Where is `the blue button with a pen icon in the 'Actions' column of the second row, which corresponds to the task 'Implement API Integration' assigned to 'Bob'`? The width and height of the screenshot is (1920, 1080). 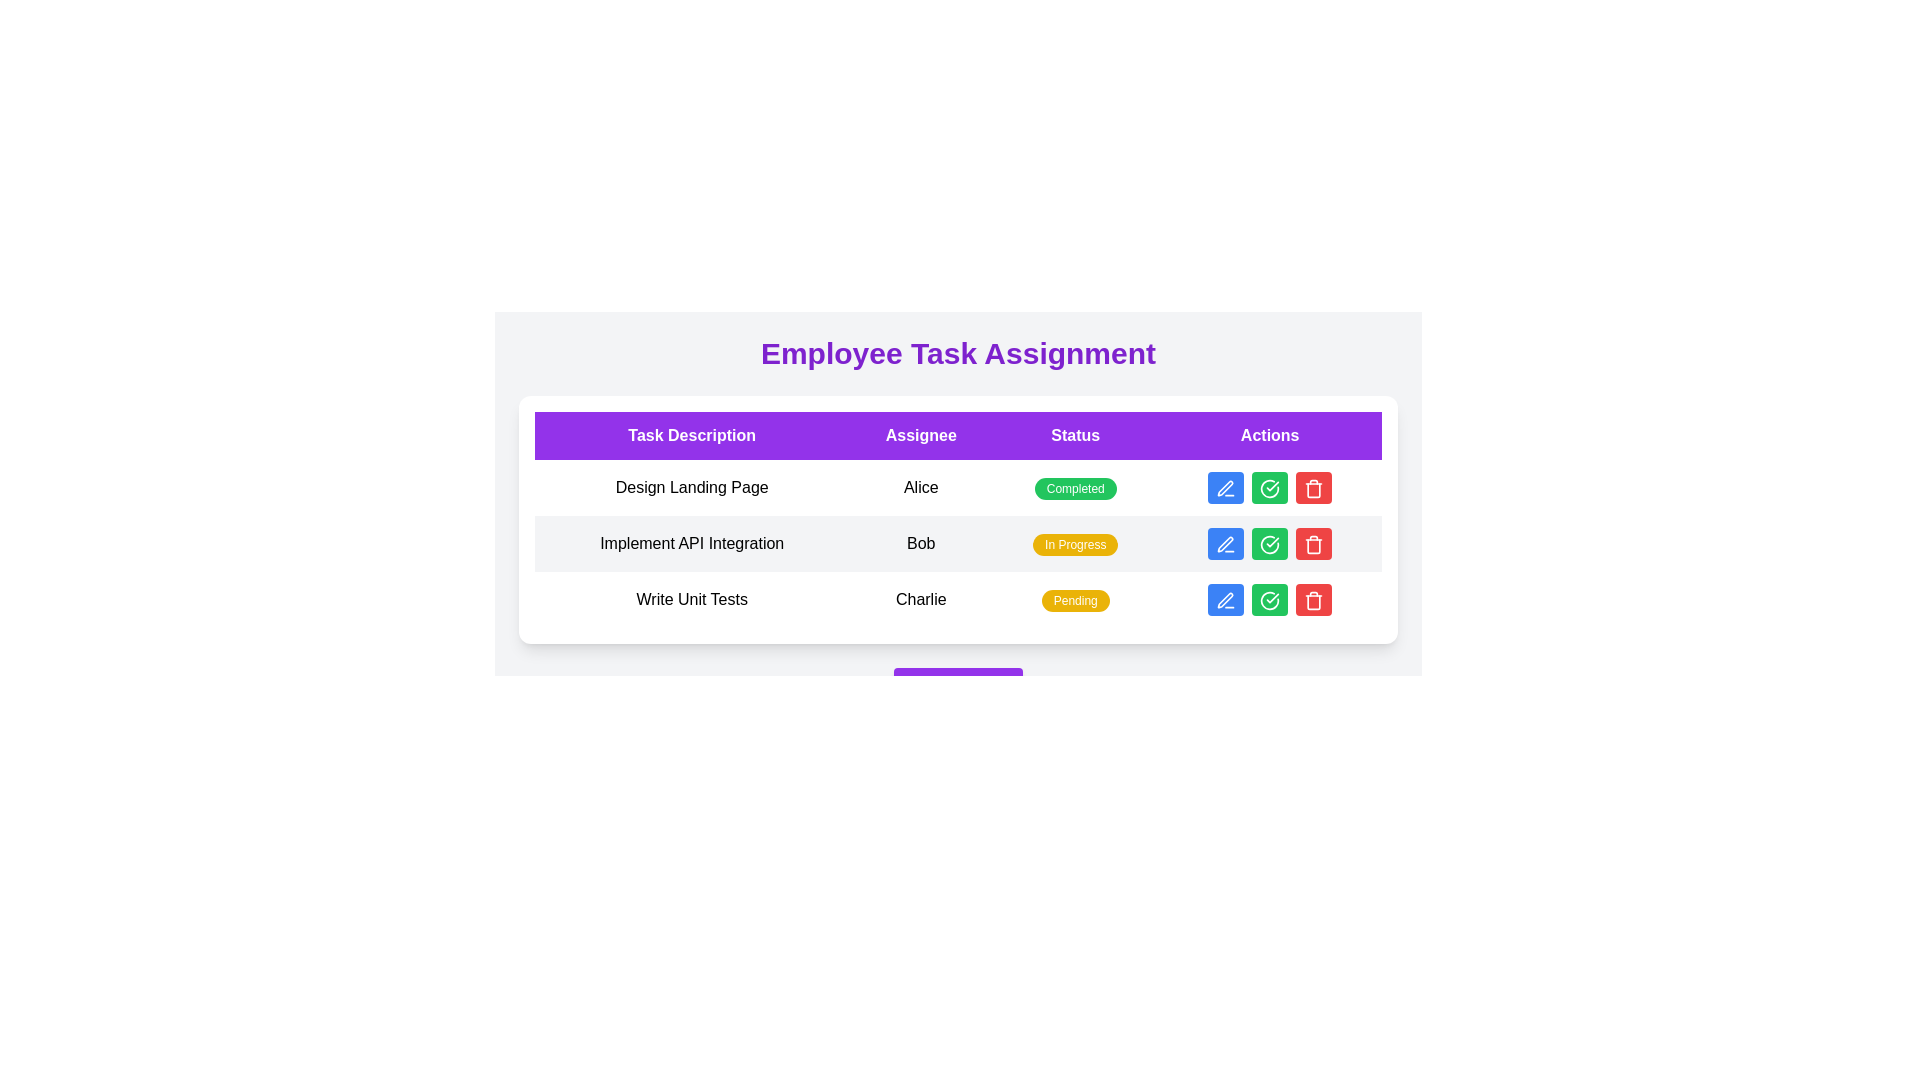 the blue button with a pen icon in the 'Actions' column of the second row, which corresponds to the task 'Implement API Integration' assigned to 'Bob' is located at coordinates (1225, 543).